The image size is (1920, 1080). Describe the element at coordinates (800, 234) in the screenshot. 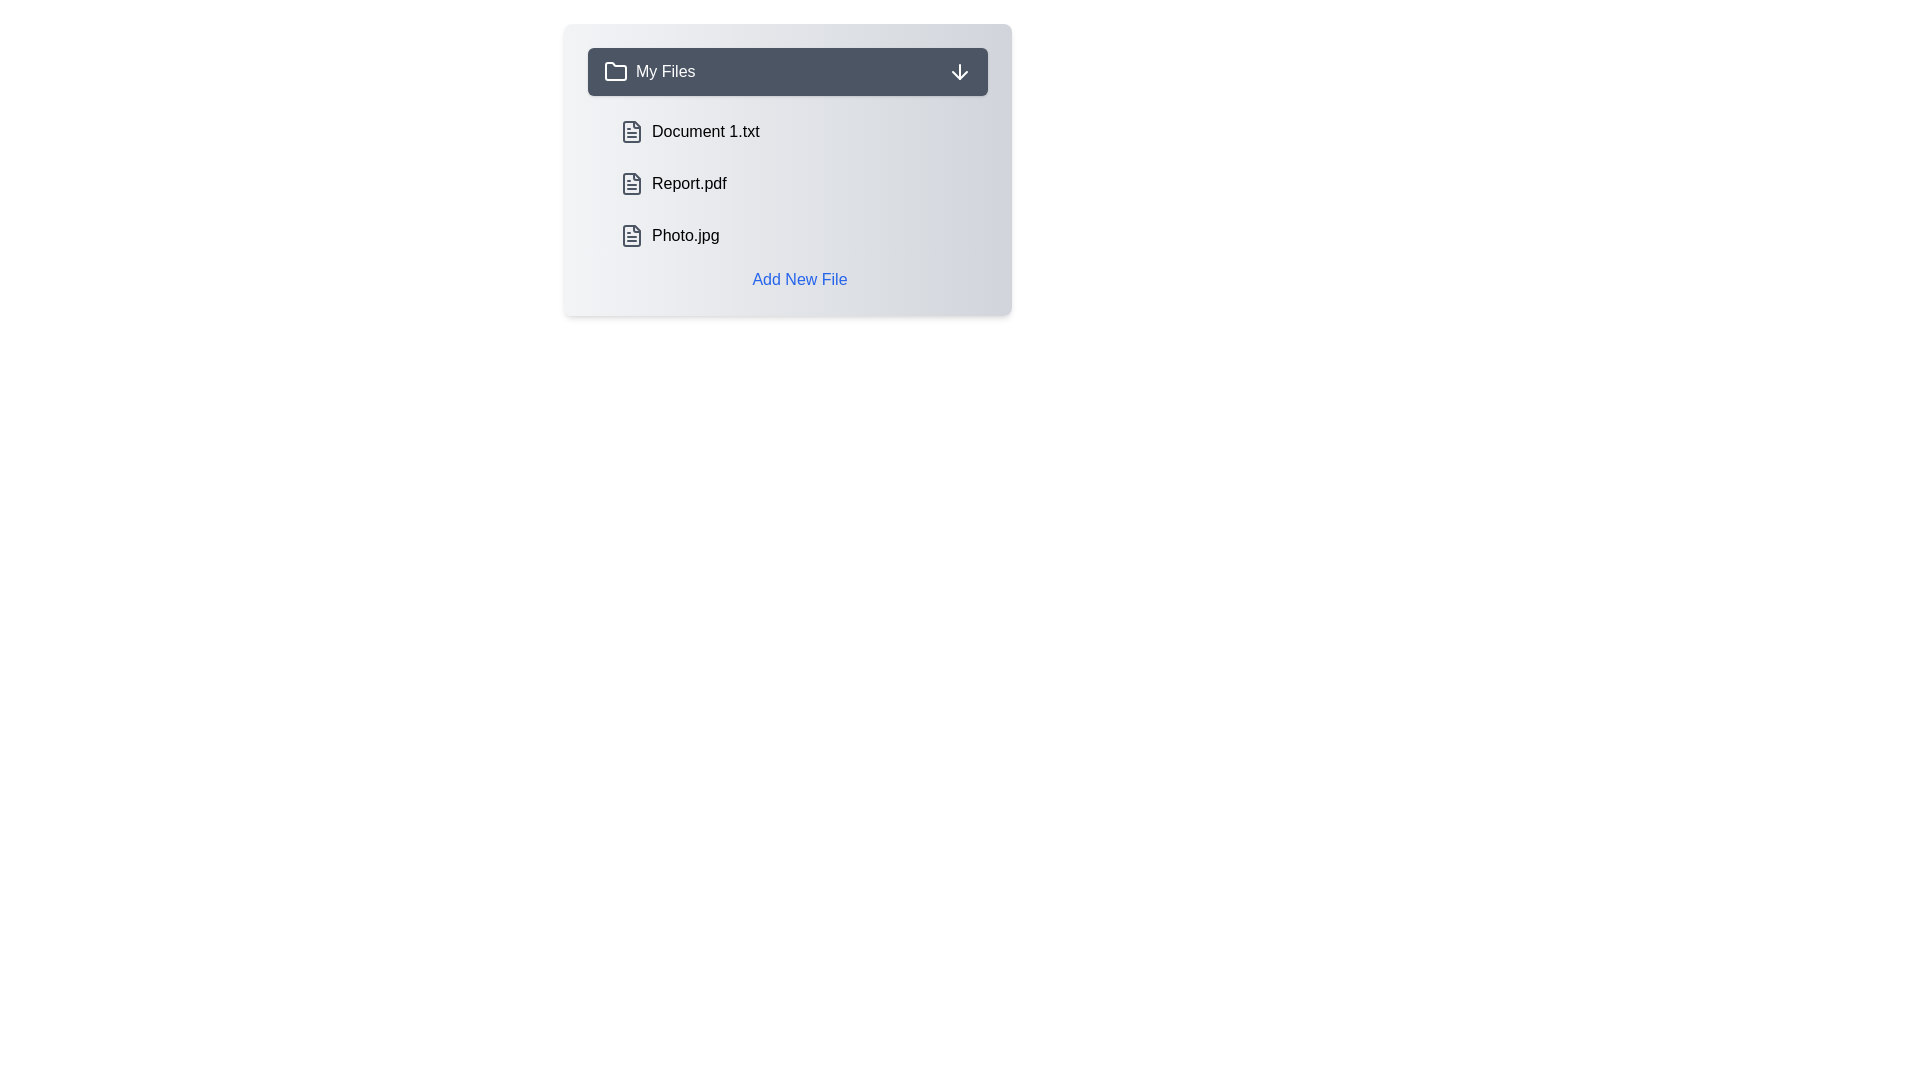

I see `the file Photo.jpg from the list` at that location.